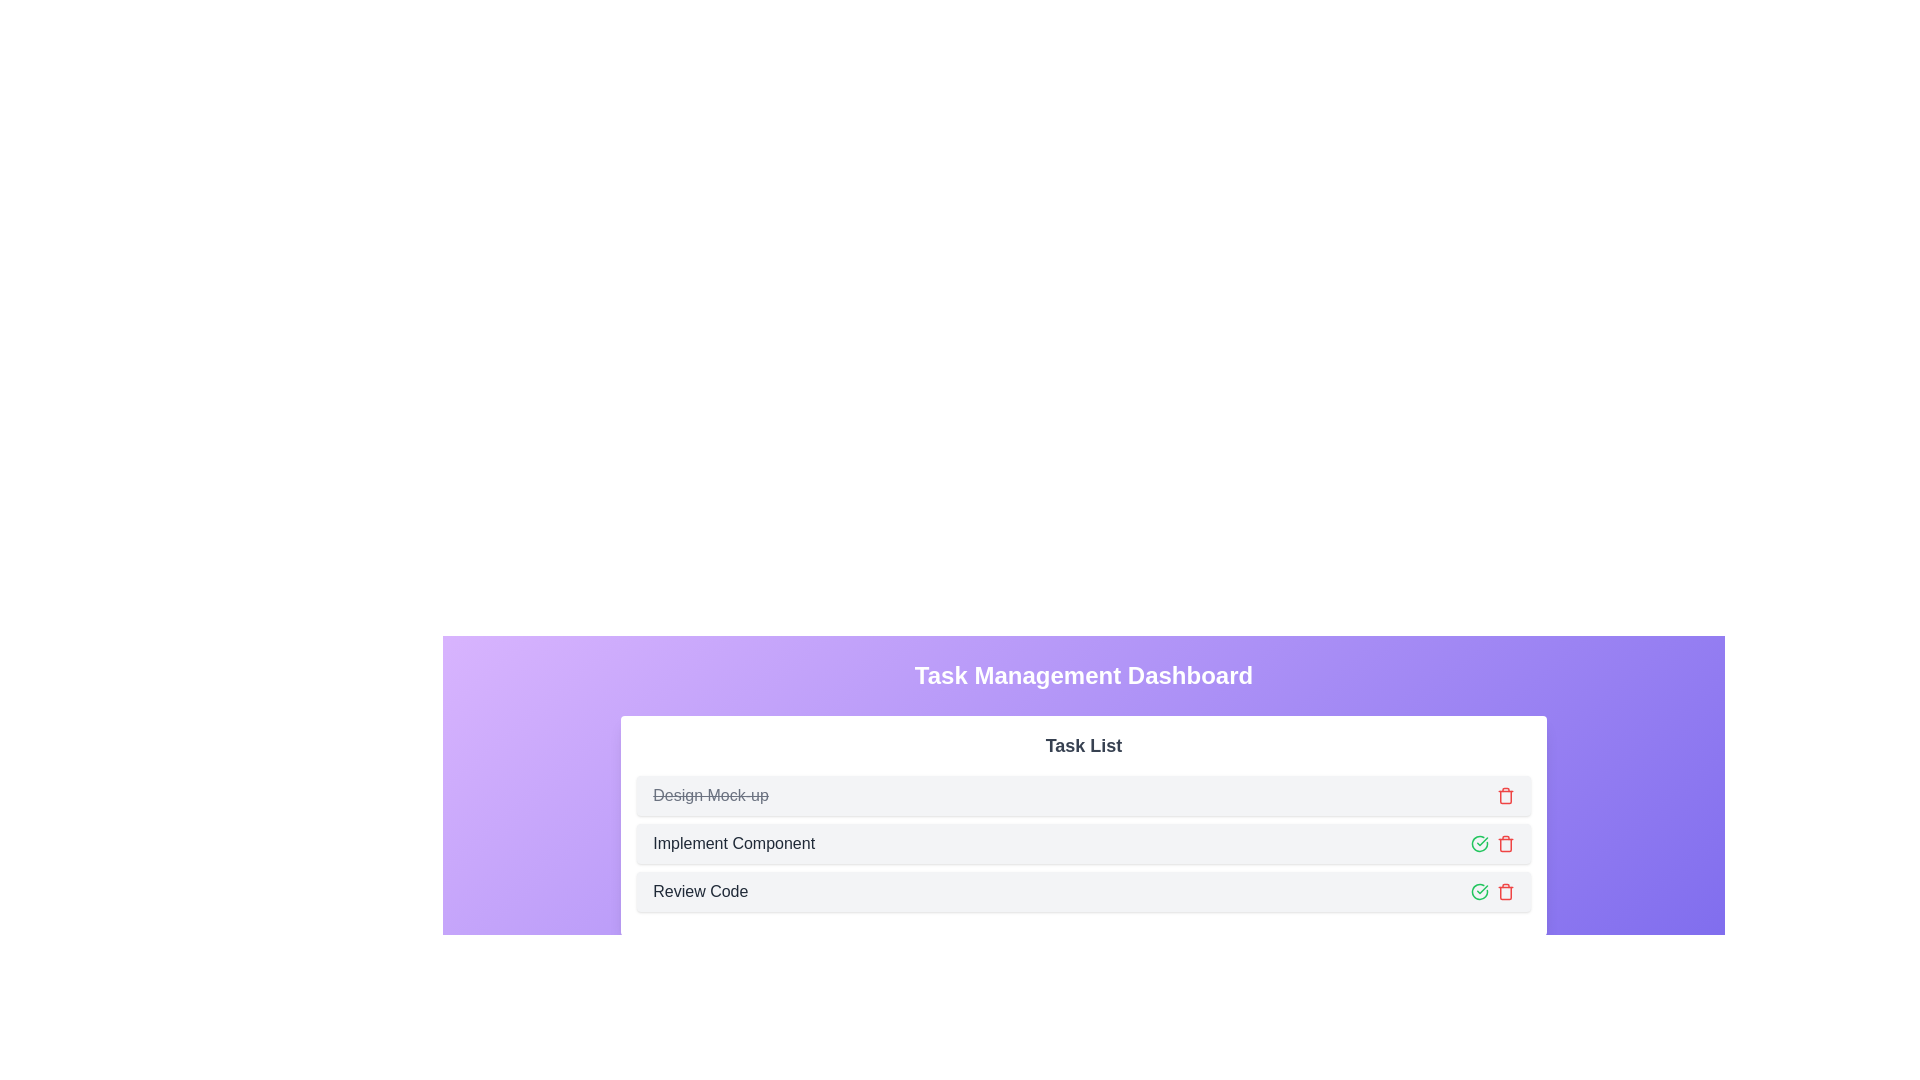  I want to click on text label 'Review Code' within the third task entry of the vertical task list, which is styled in medium-weight dark gray font against a light gray background, so click(700, 890).